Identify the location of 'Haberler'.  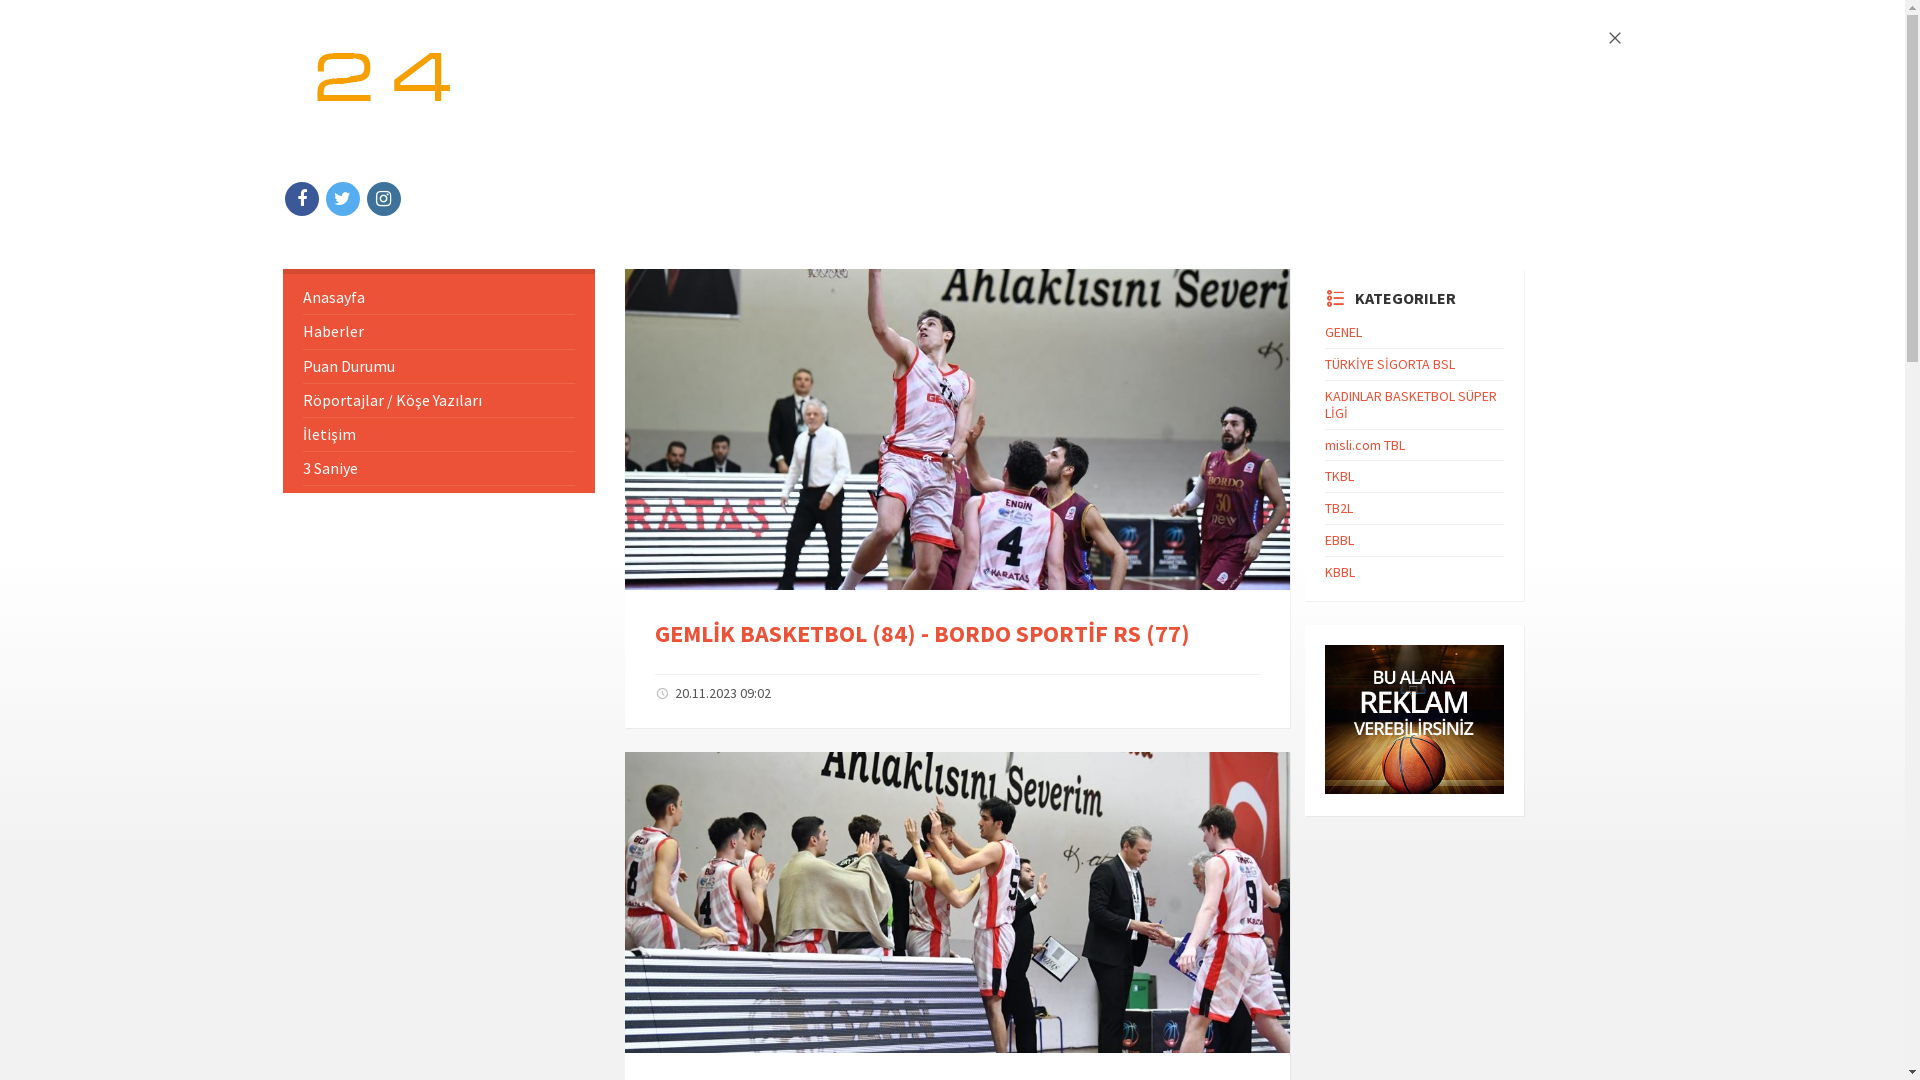
(437, 330).